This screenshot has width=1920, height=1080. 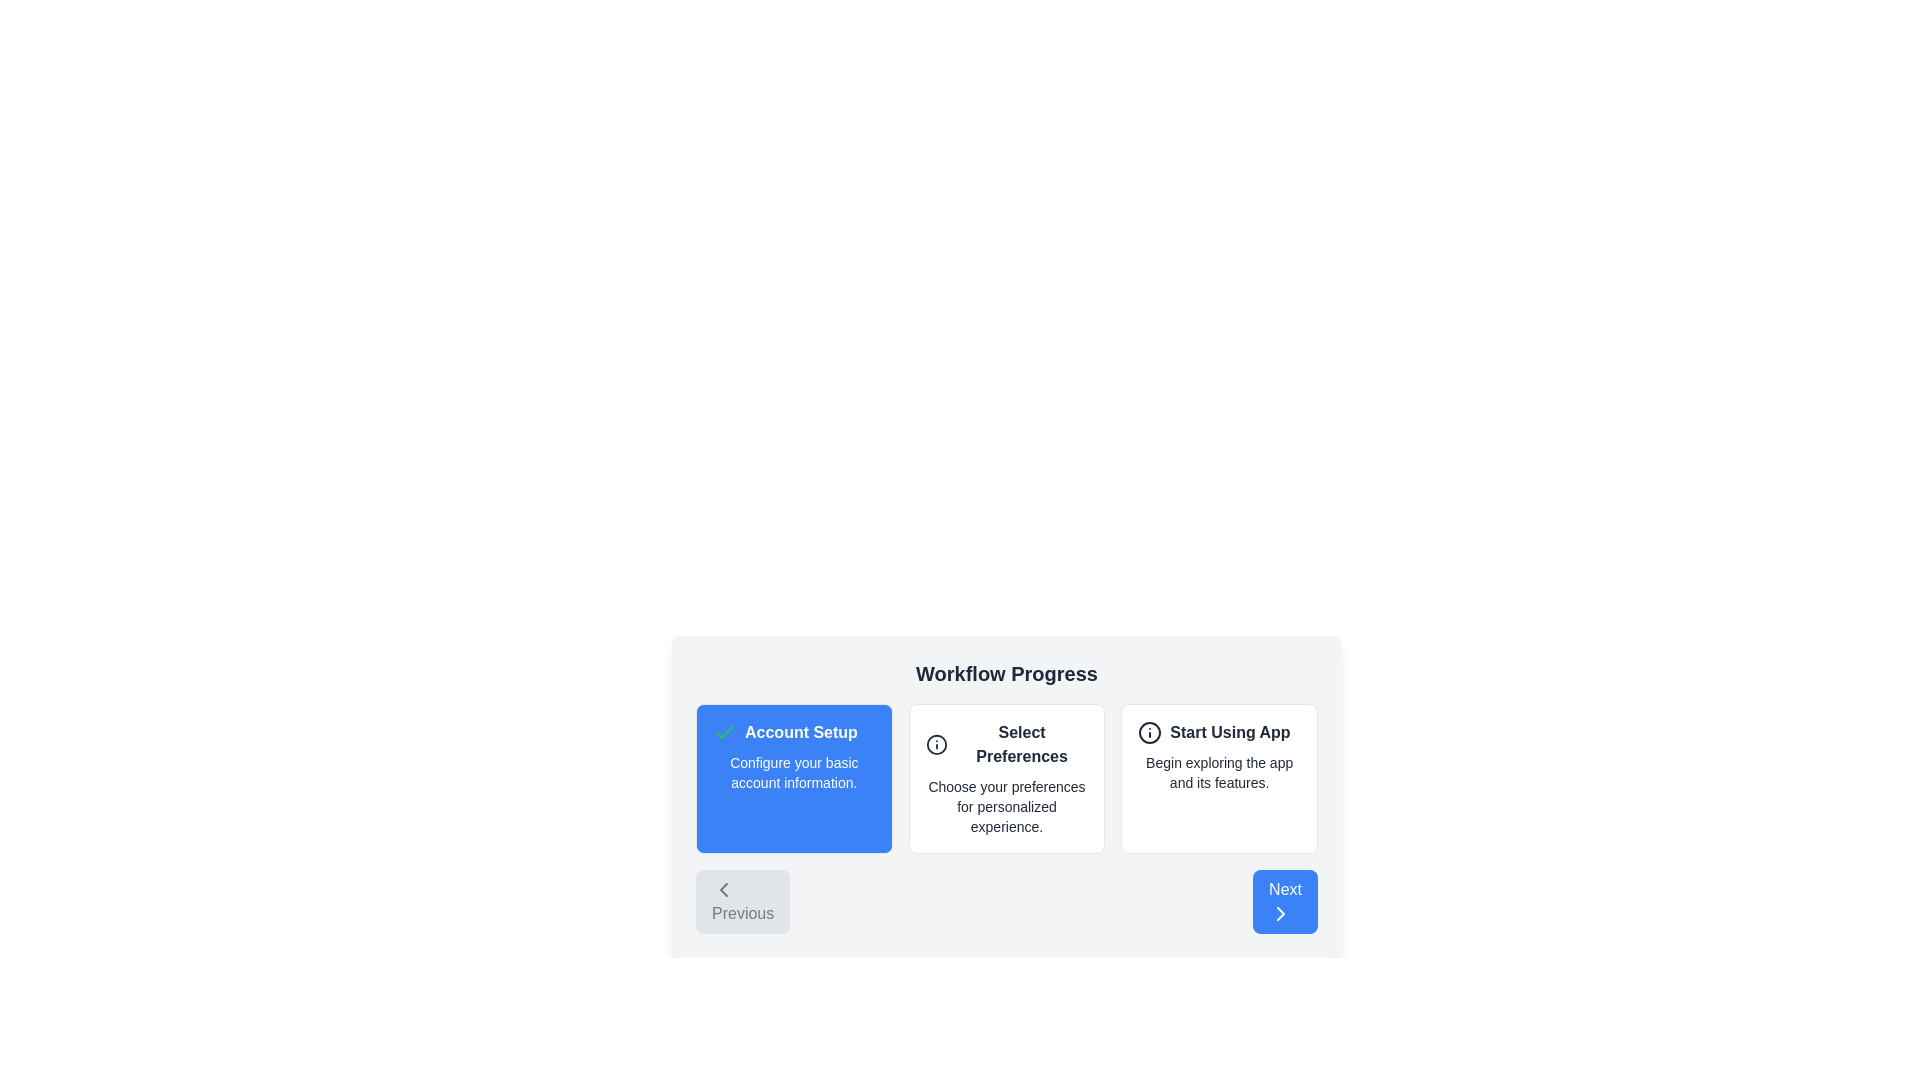 What do you see at coordinates (1150, 732) in the screenshot?
I see `the informational help icon located to the left of the 'Start Using App' text in the 'Workflow Progress' interface` at bounding box center [1150, 732].